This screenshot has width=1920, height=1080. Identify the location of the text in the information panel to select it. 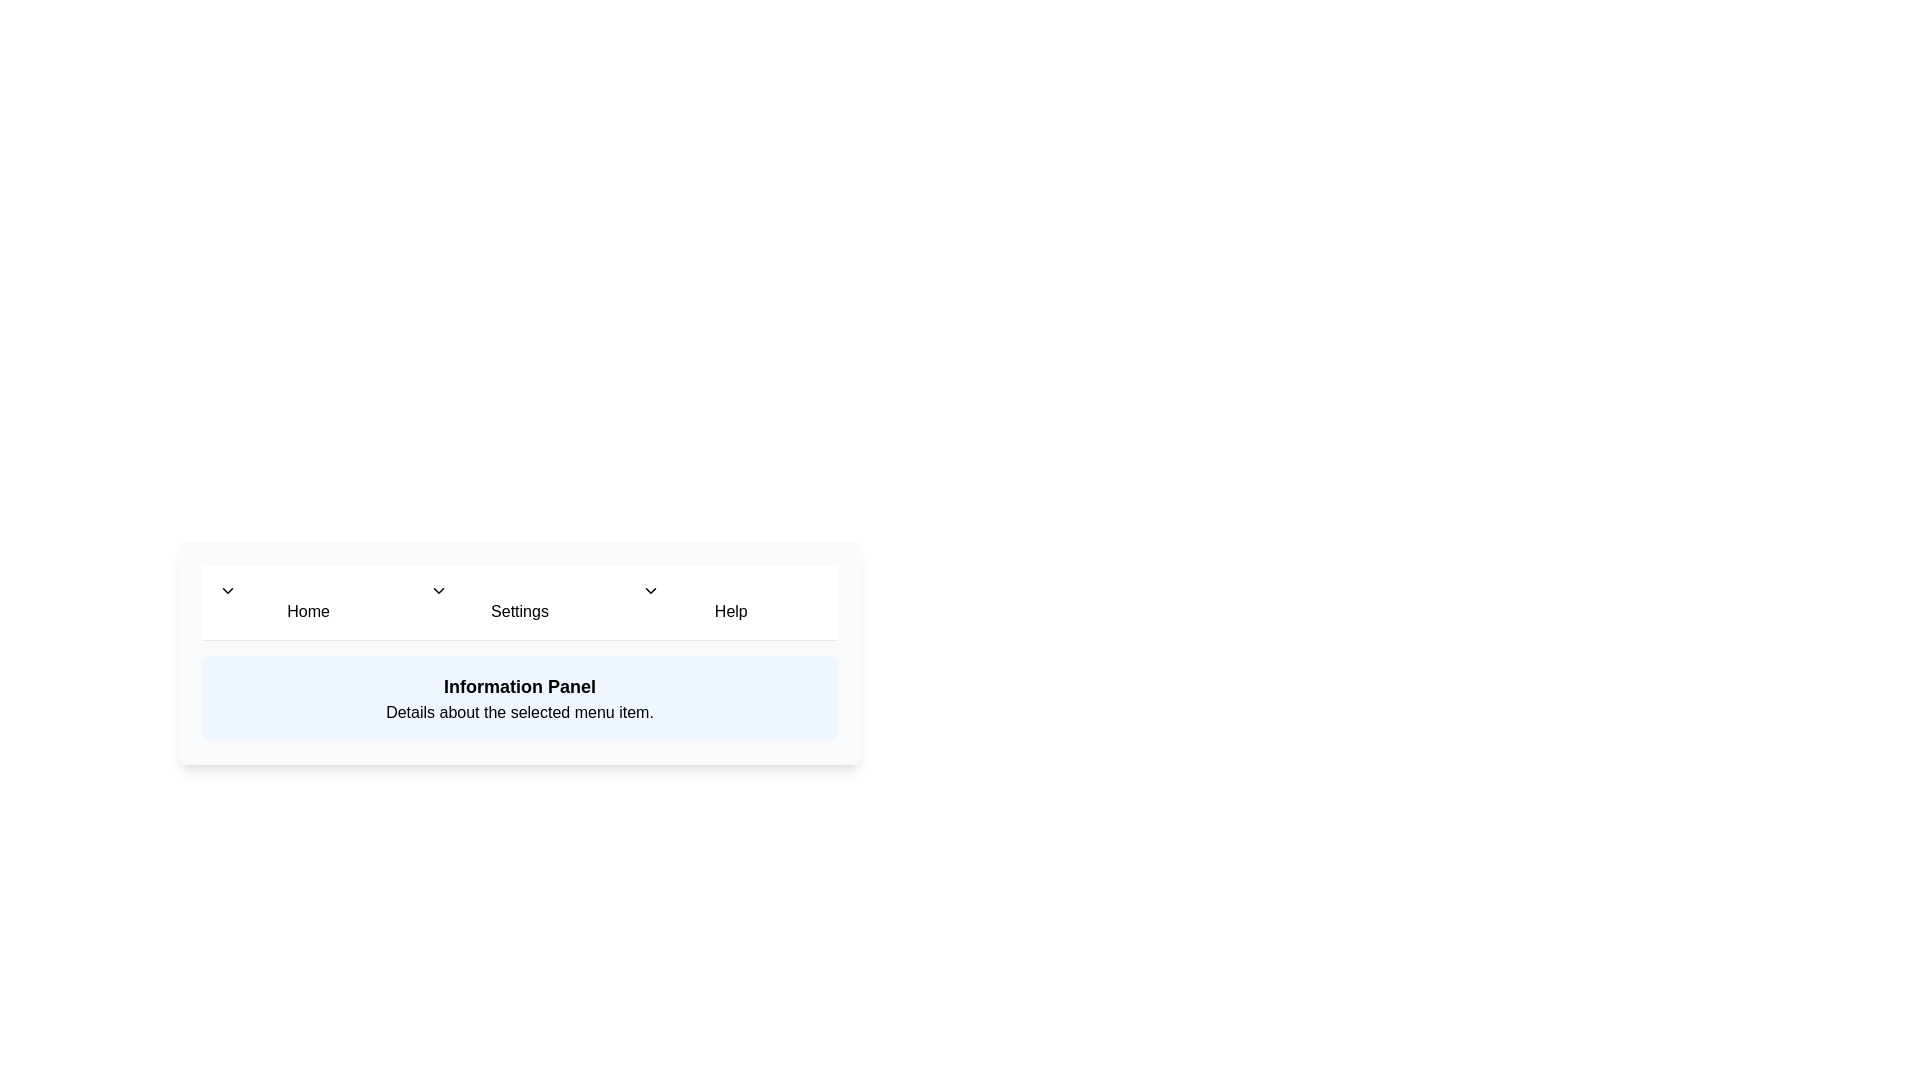
(519, 697).